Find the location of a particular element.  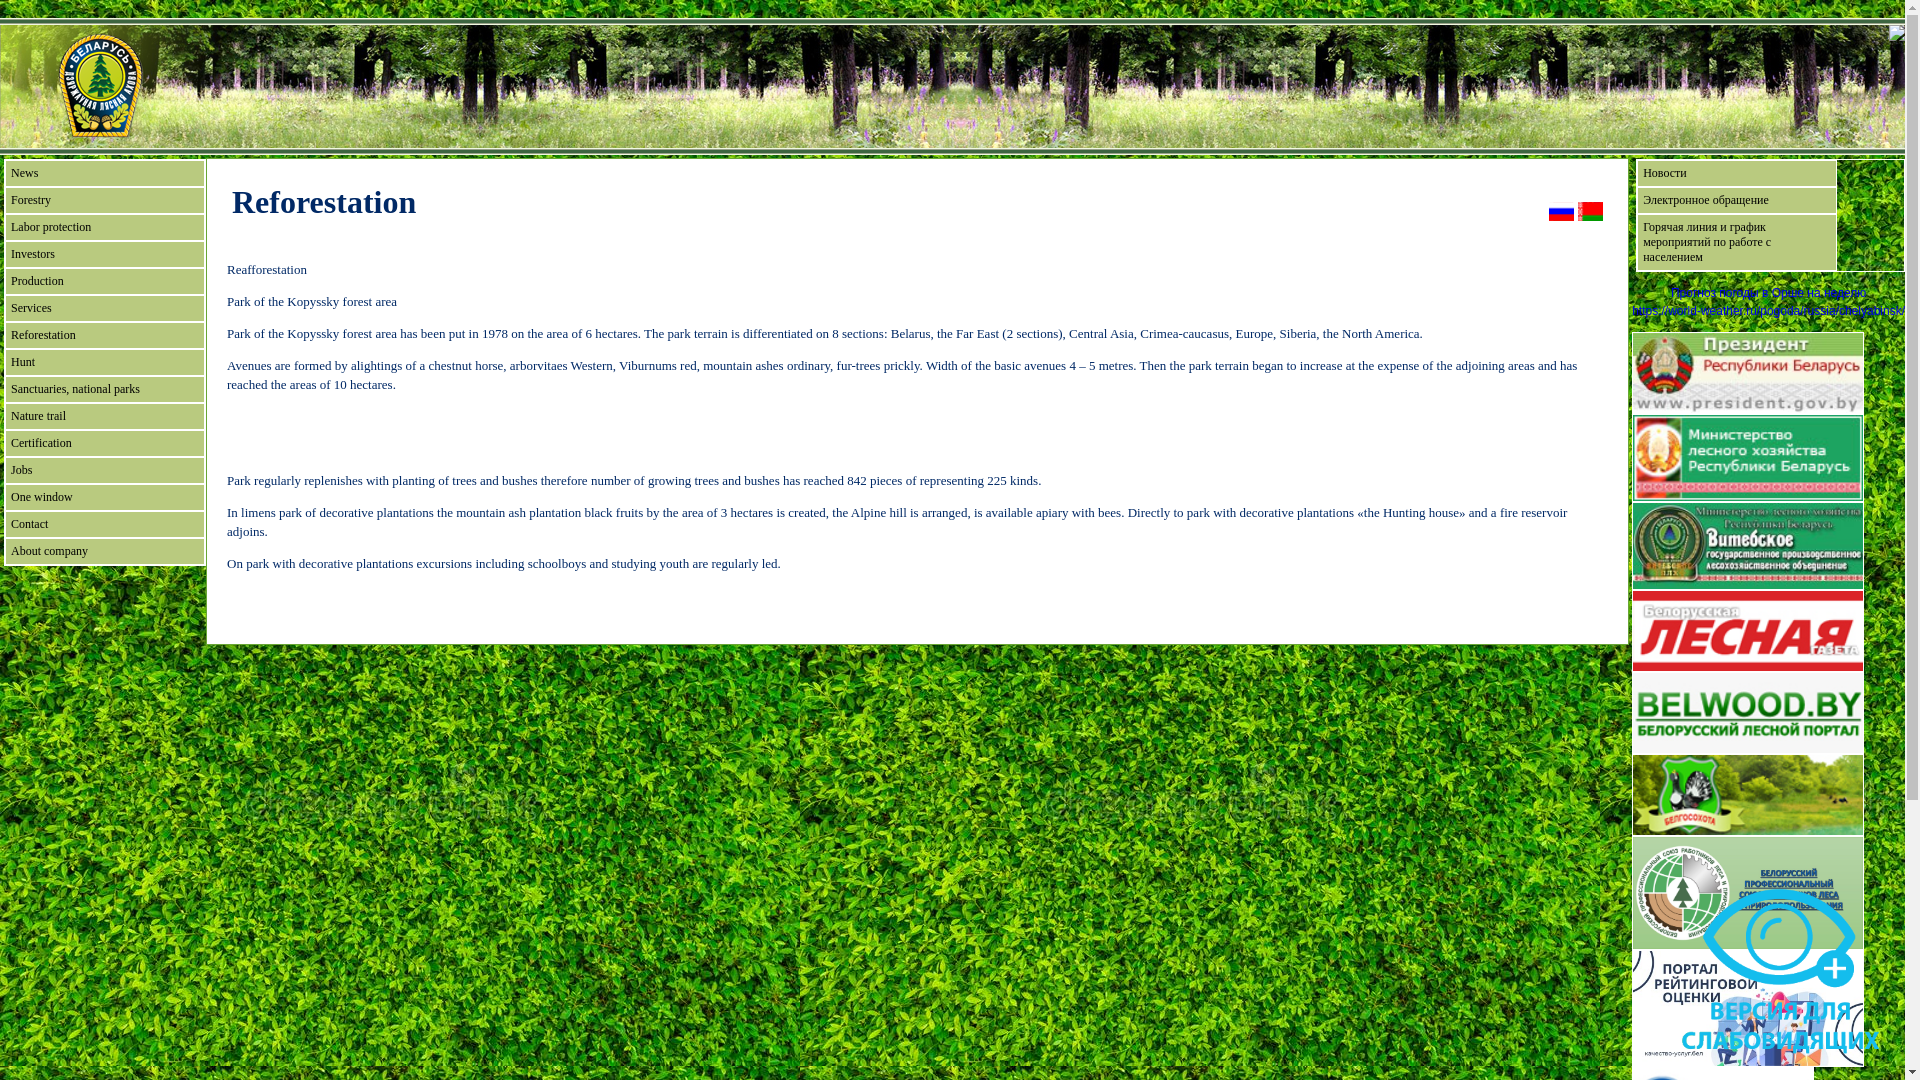

'One window' is located at coordinates (104, 496).